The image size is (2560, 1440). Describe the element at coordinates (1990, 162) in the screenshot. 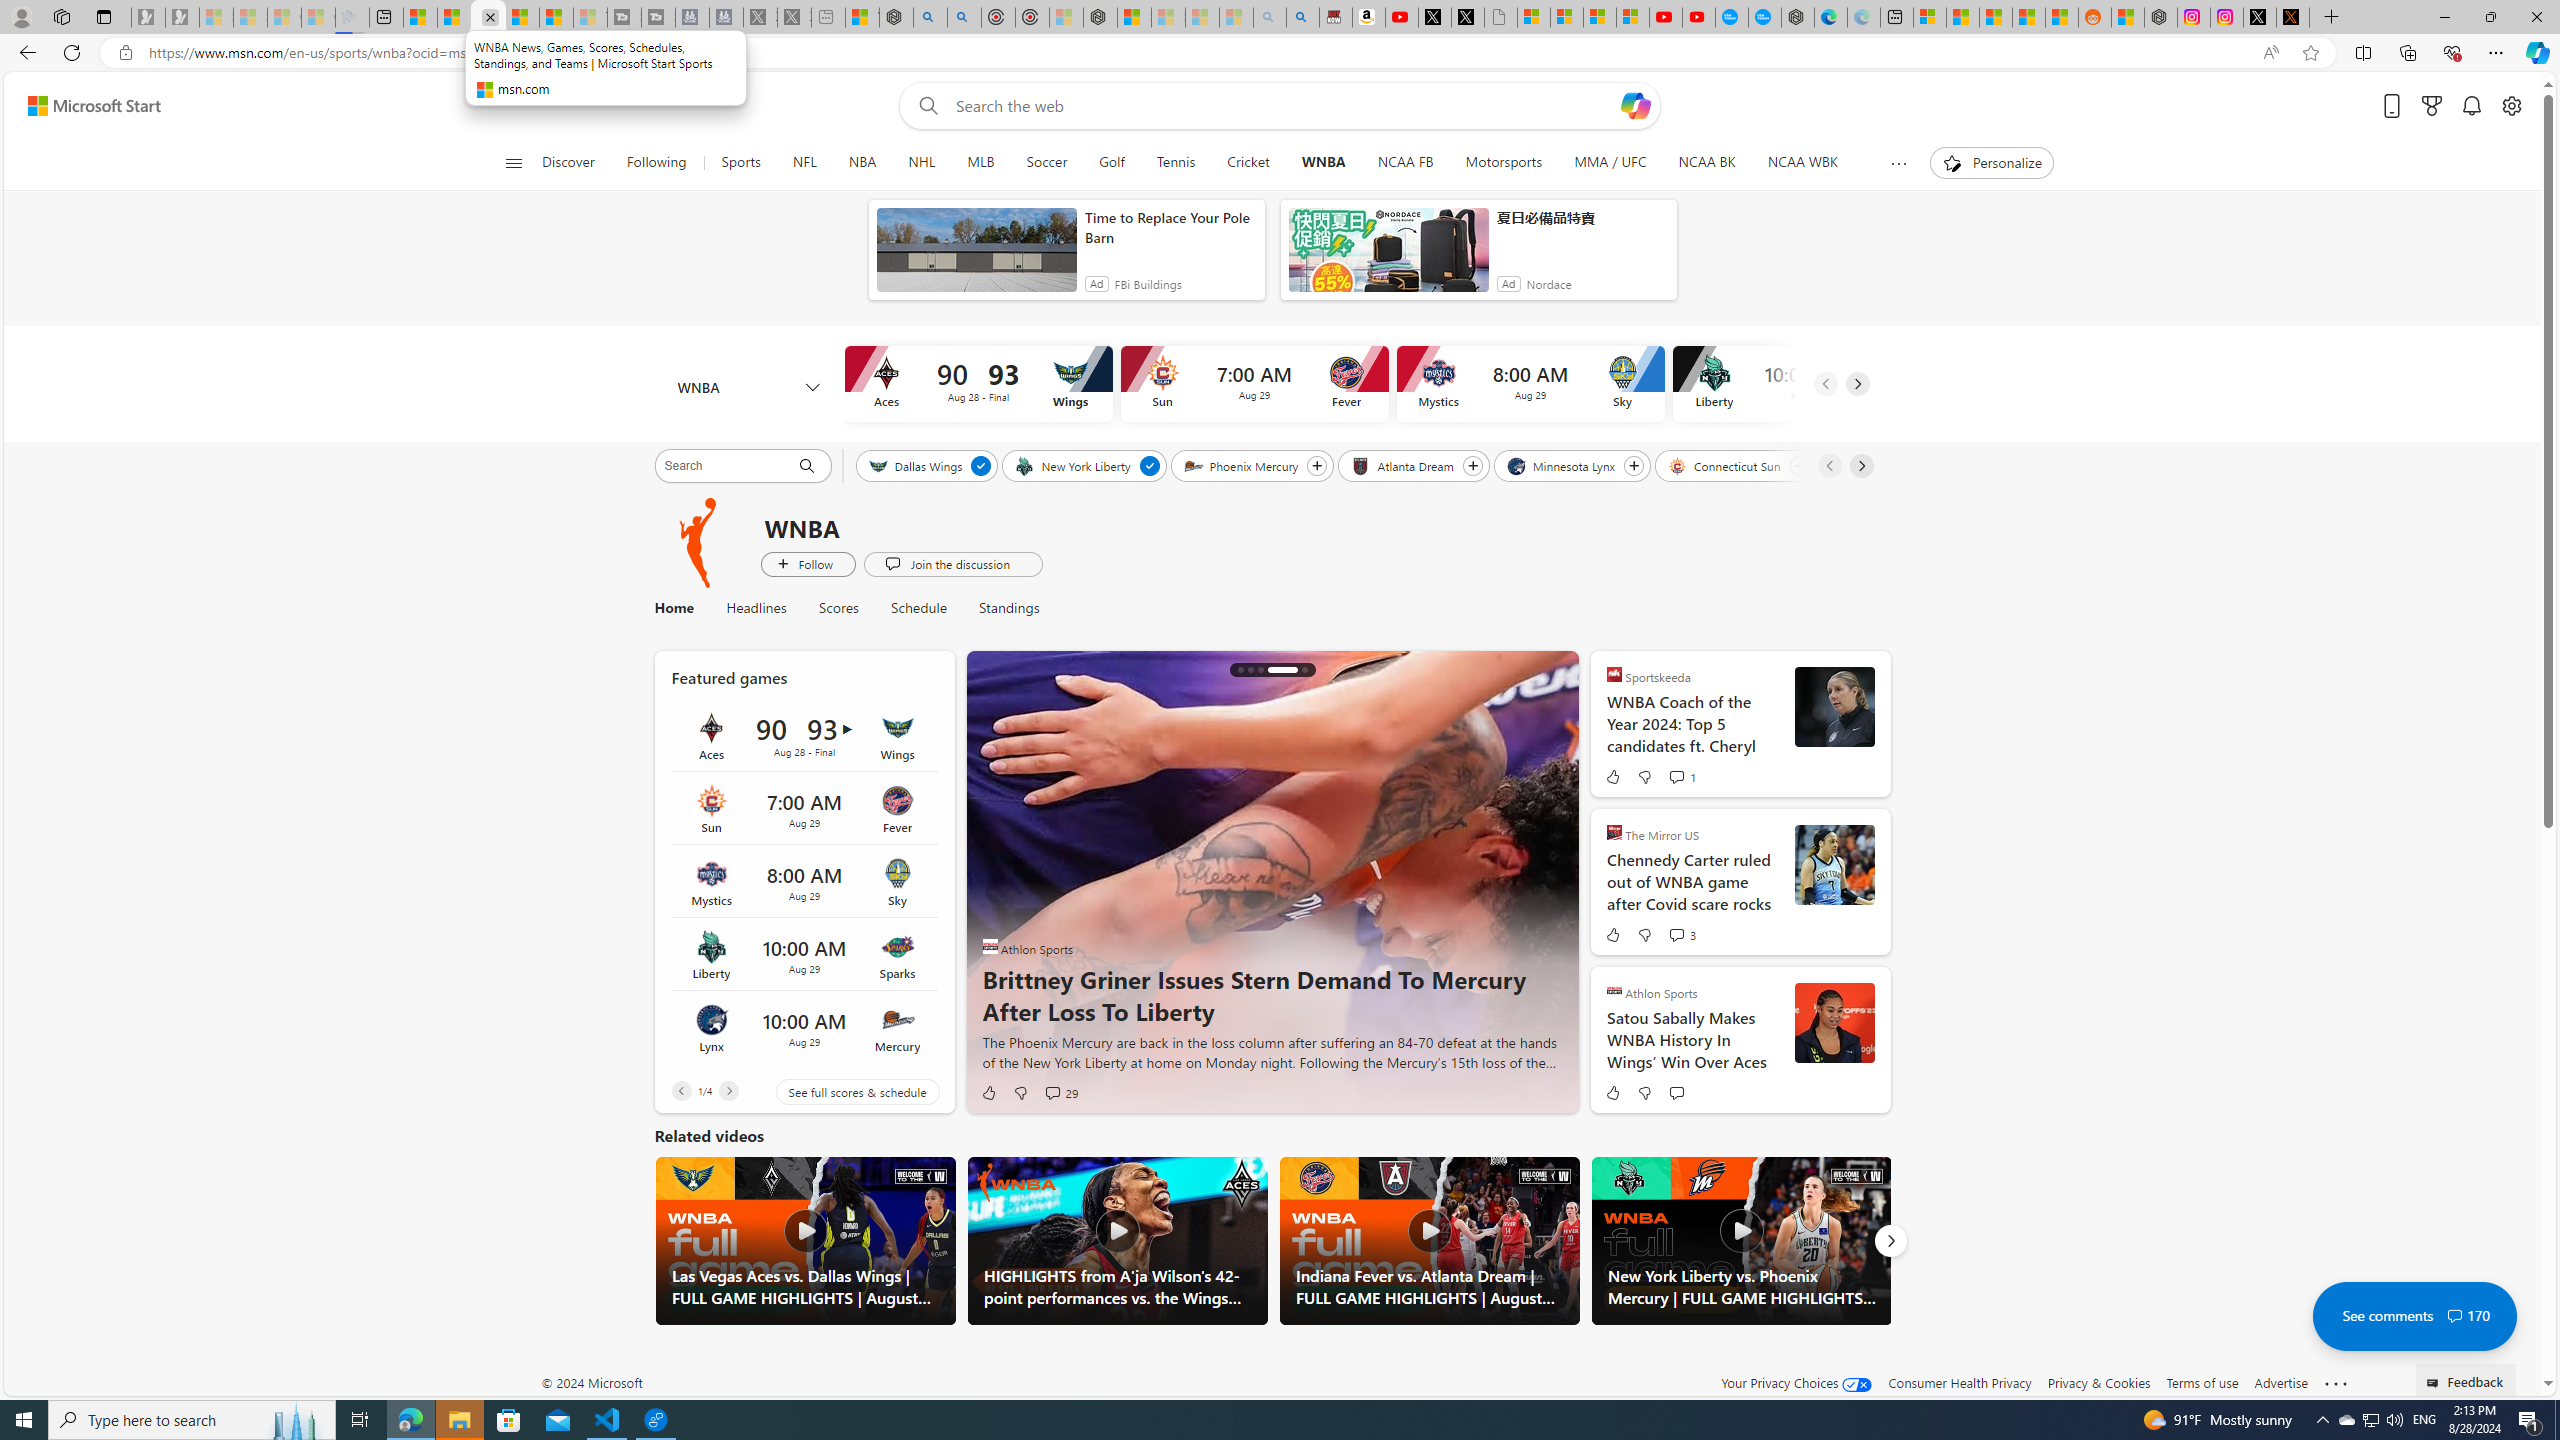

I see `'Personalize'` at that location.